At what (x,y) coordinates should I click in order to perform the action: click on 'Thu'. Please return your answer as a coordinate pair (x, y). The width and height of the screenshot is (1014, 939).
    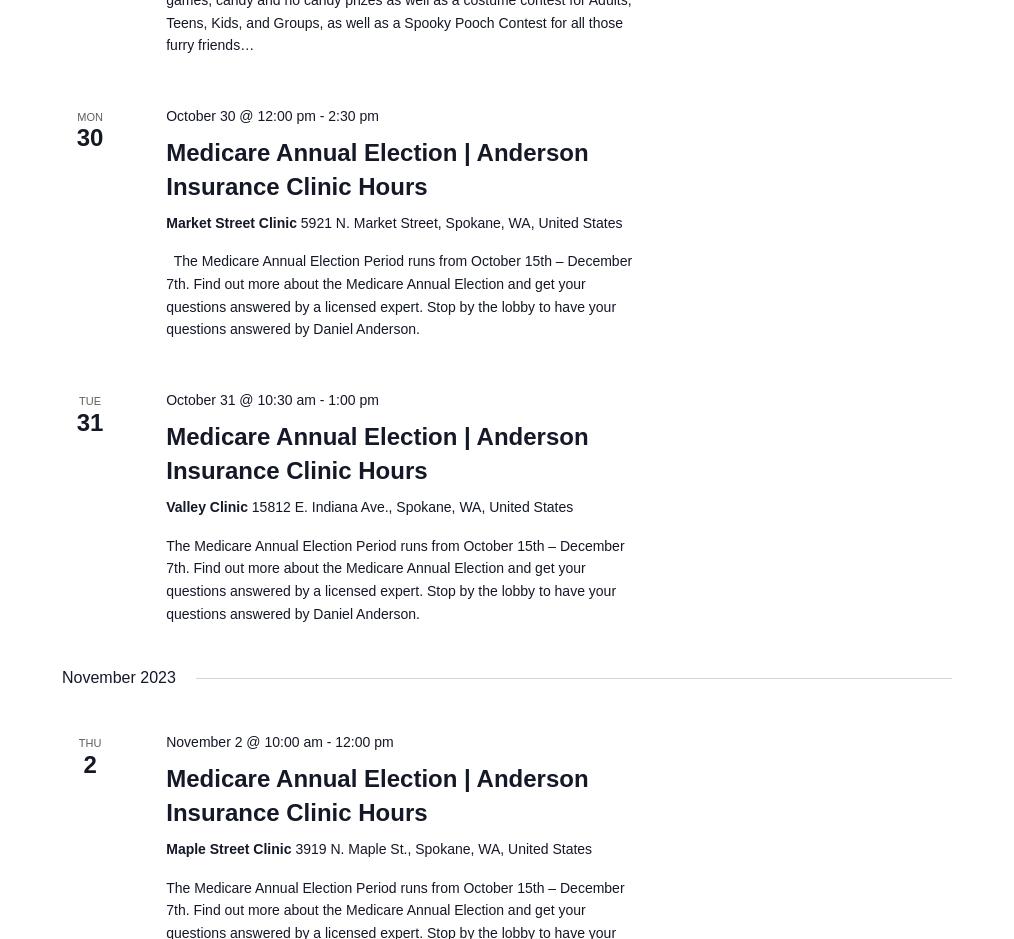
    Looking at the image, I should click on (89, 743).